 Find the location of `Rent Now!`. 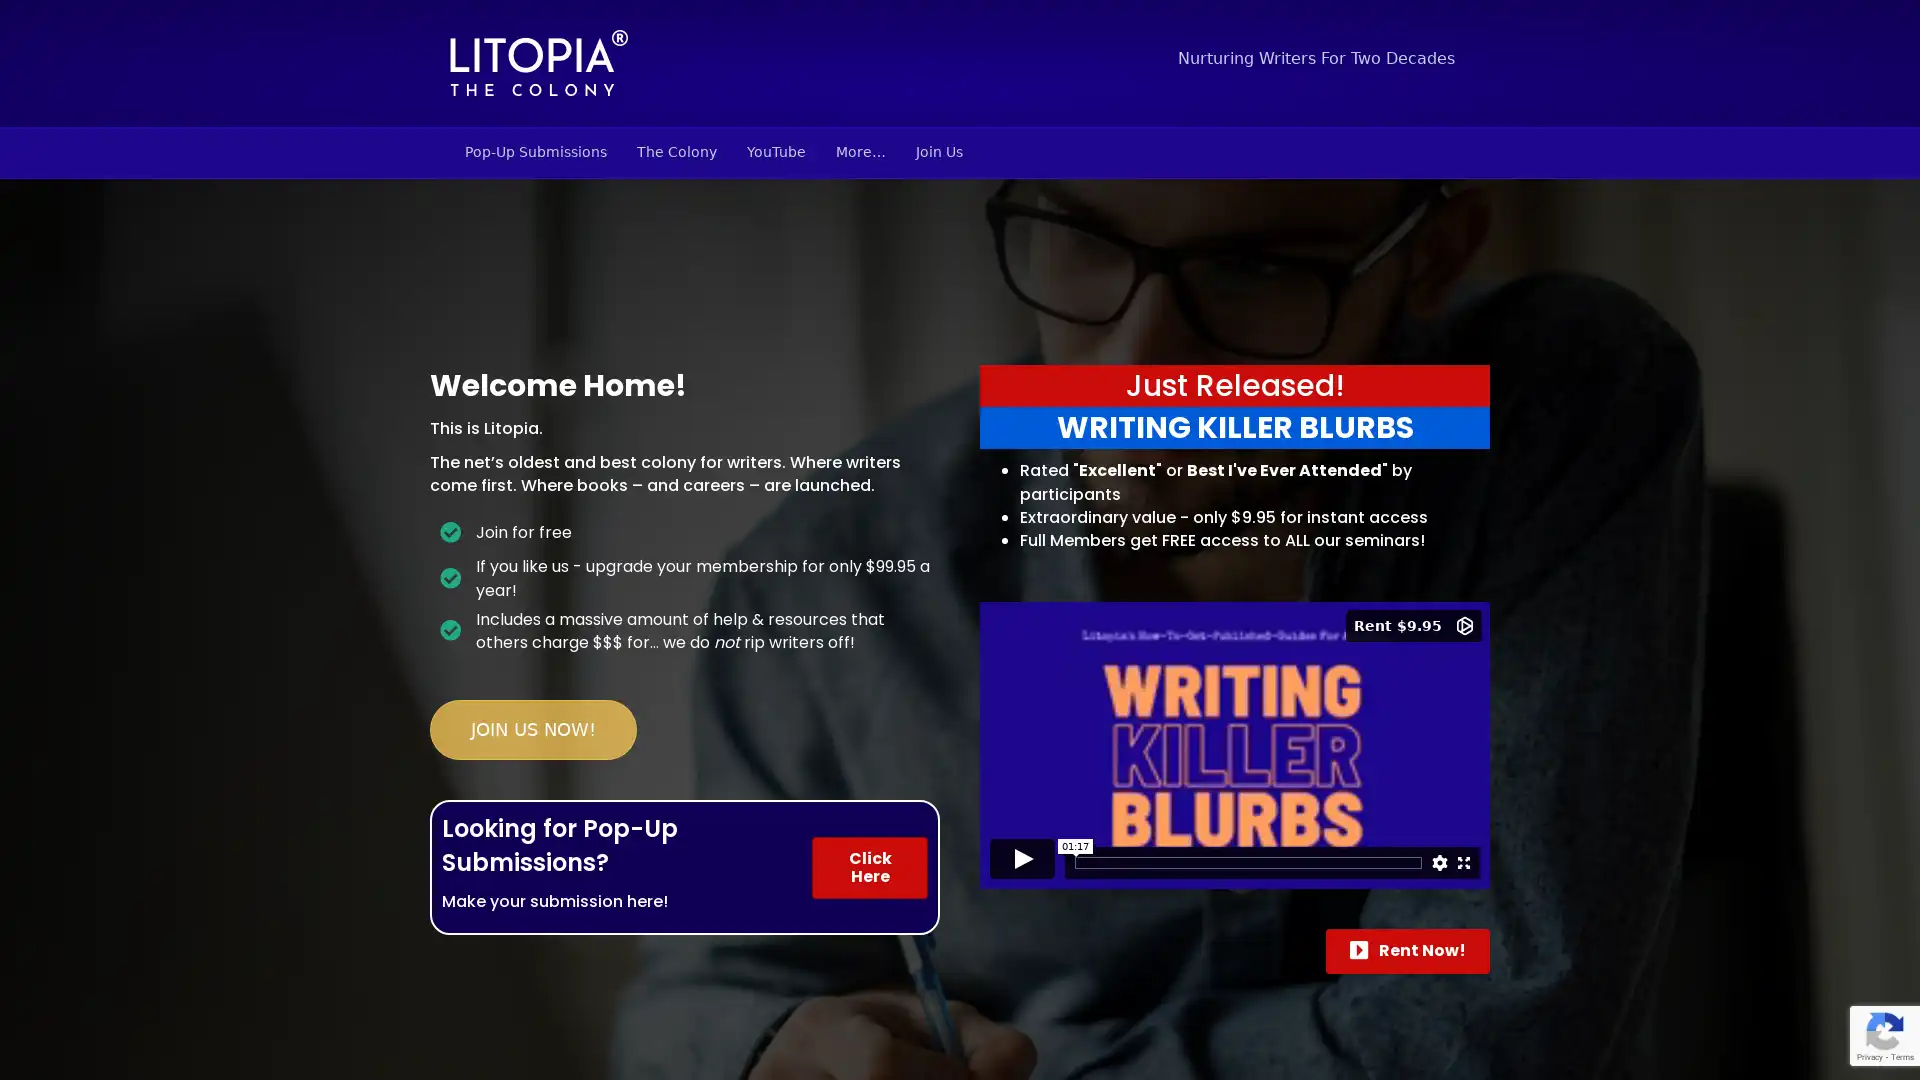

Rent Now! is located at coordinates (1406, 950).